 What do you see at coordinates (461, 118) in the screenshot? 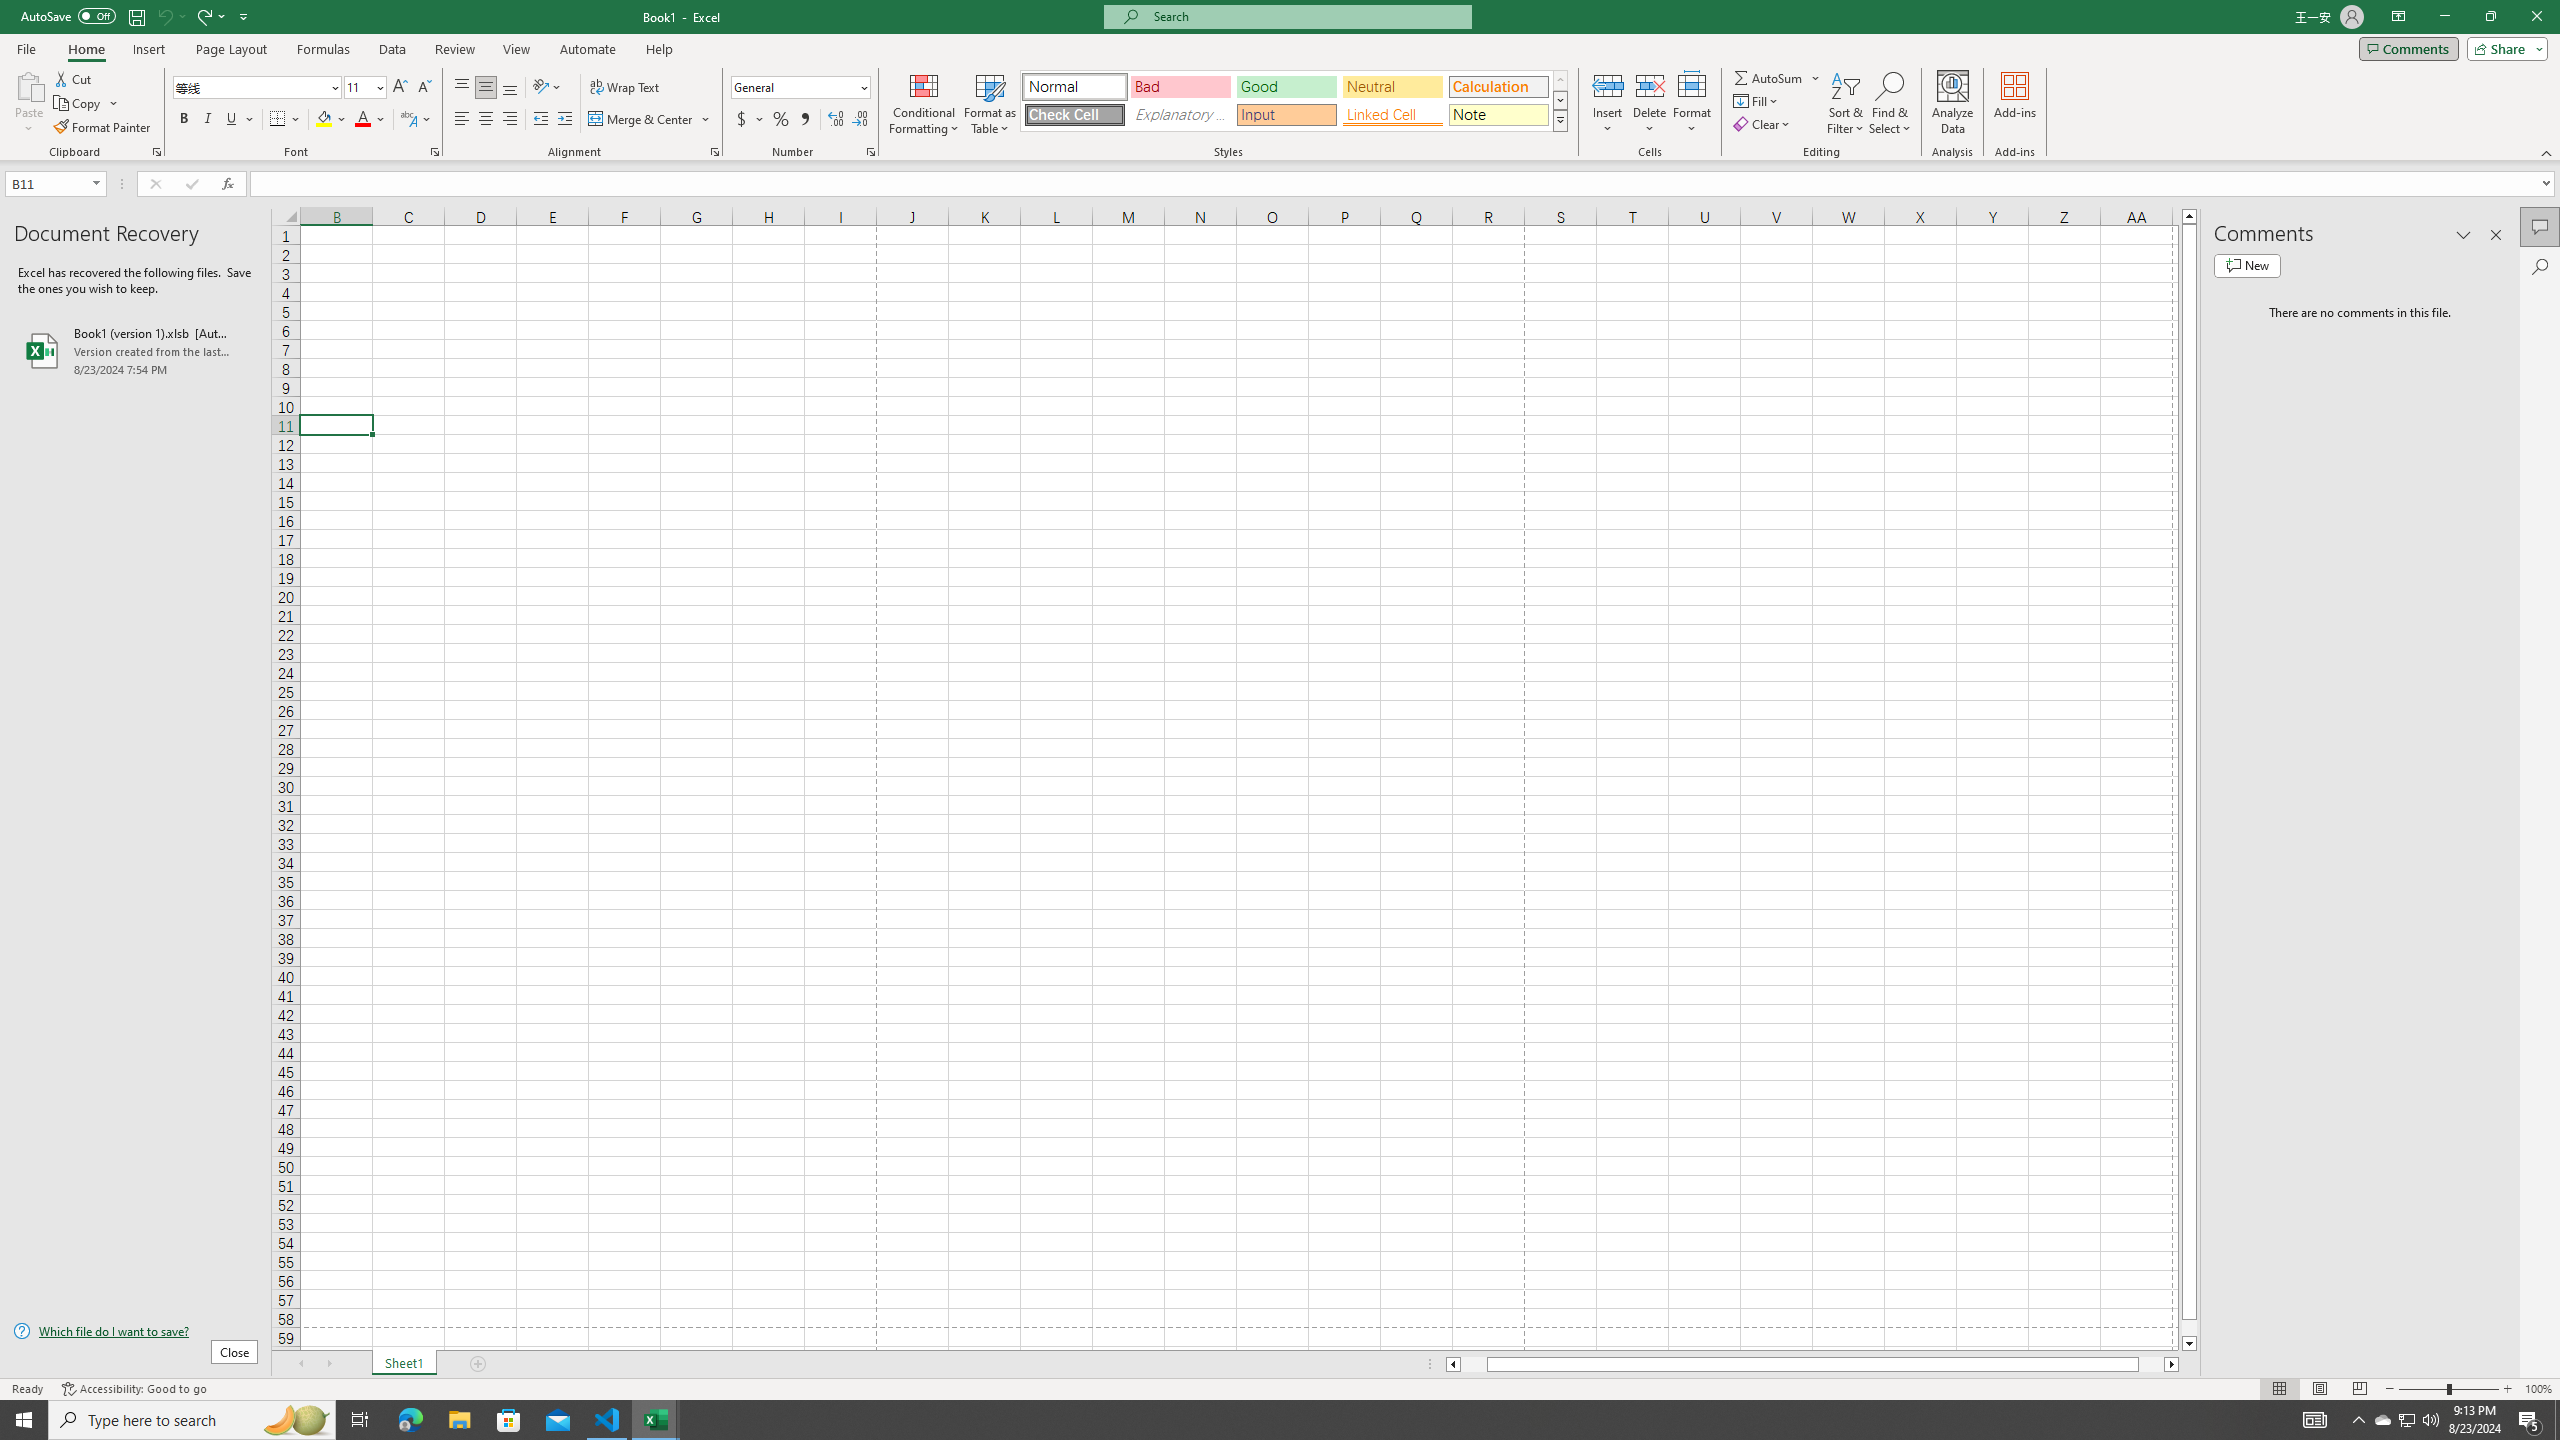
I see `'Align Left'` at bounding box center [461, 118].